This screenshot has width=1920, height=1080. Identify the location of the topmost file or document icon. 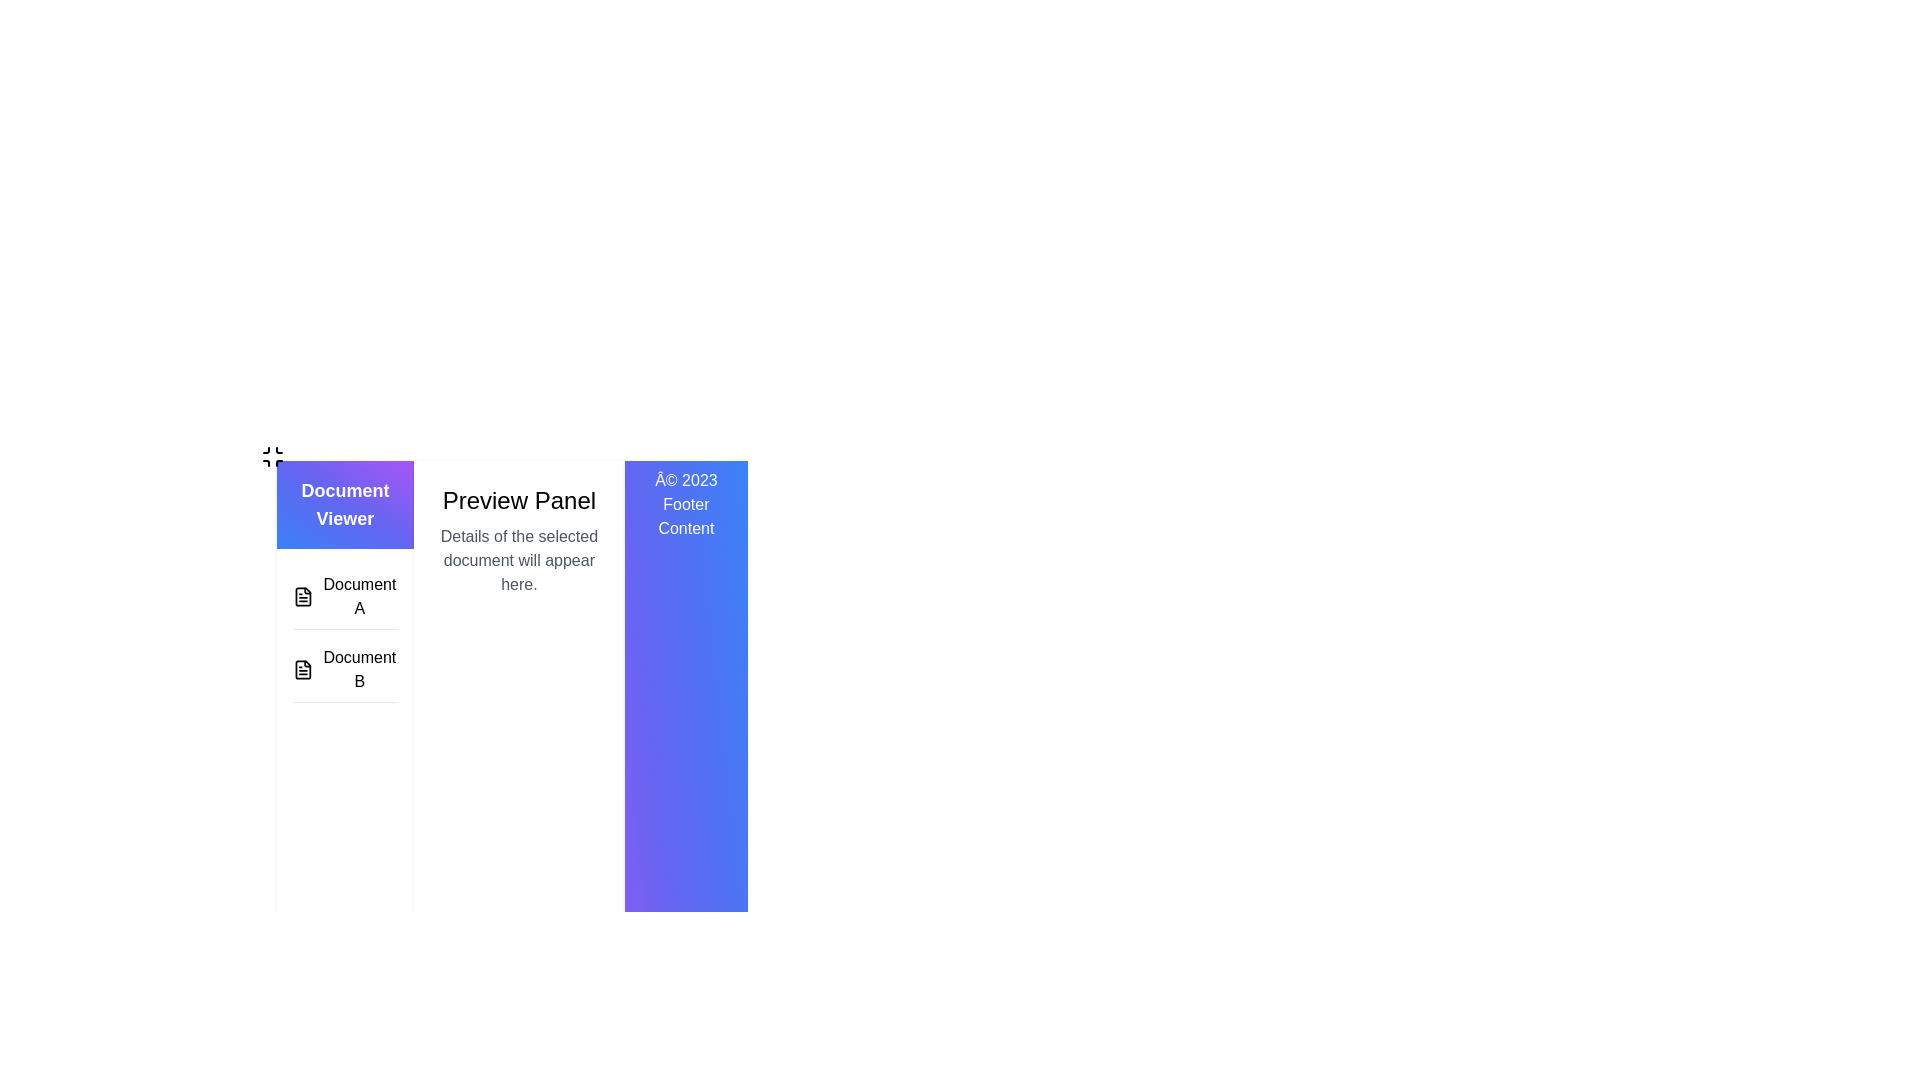
(302, 596).